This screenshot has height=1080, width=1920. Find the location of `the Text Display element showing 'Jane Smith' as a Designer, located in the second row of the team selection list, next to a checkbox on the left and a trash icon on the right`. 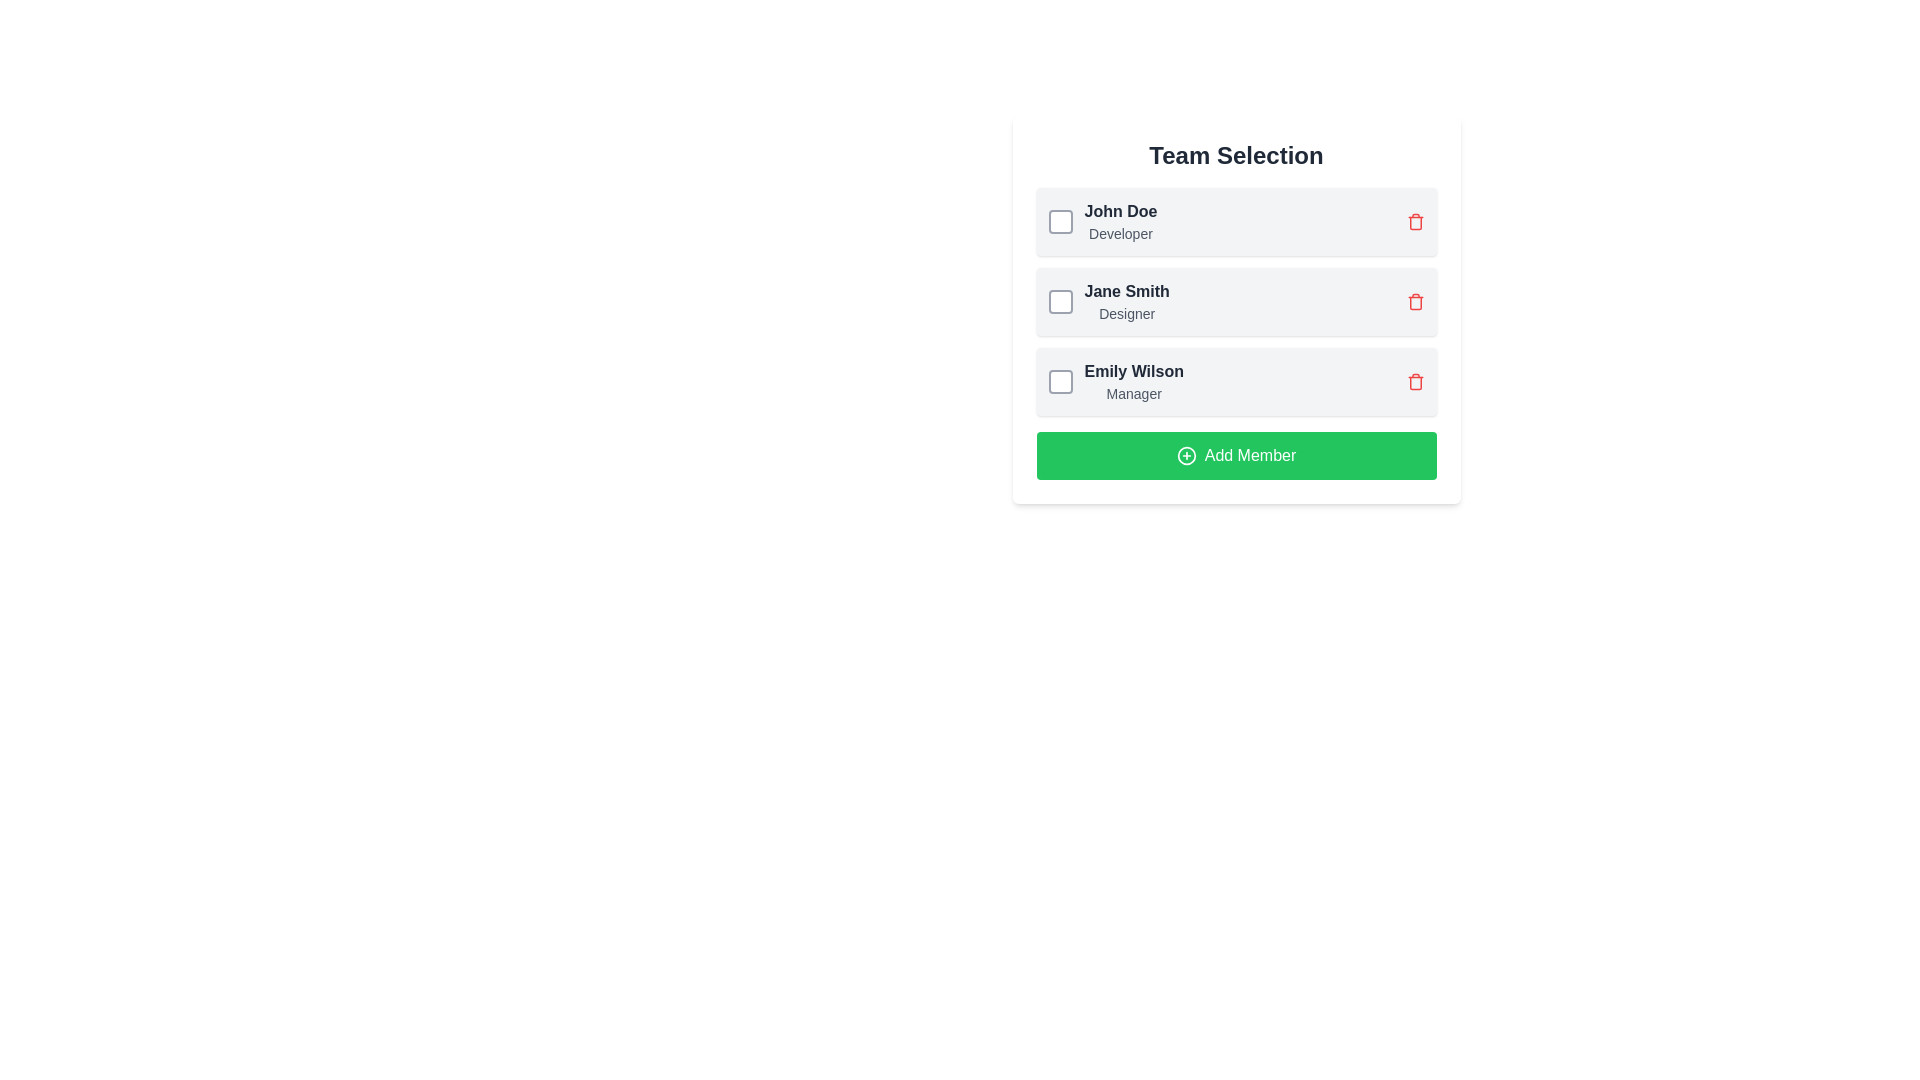

the Text Display element showing 'Jane Smith' as a Designer, located in the second row of the team selection list, next to a checkbox on the left and a trash icon on the right is located at coordinates (1108, 301).